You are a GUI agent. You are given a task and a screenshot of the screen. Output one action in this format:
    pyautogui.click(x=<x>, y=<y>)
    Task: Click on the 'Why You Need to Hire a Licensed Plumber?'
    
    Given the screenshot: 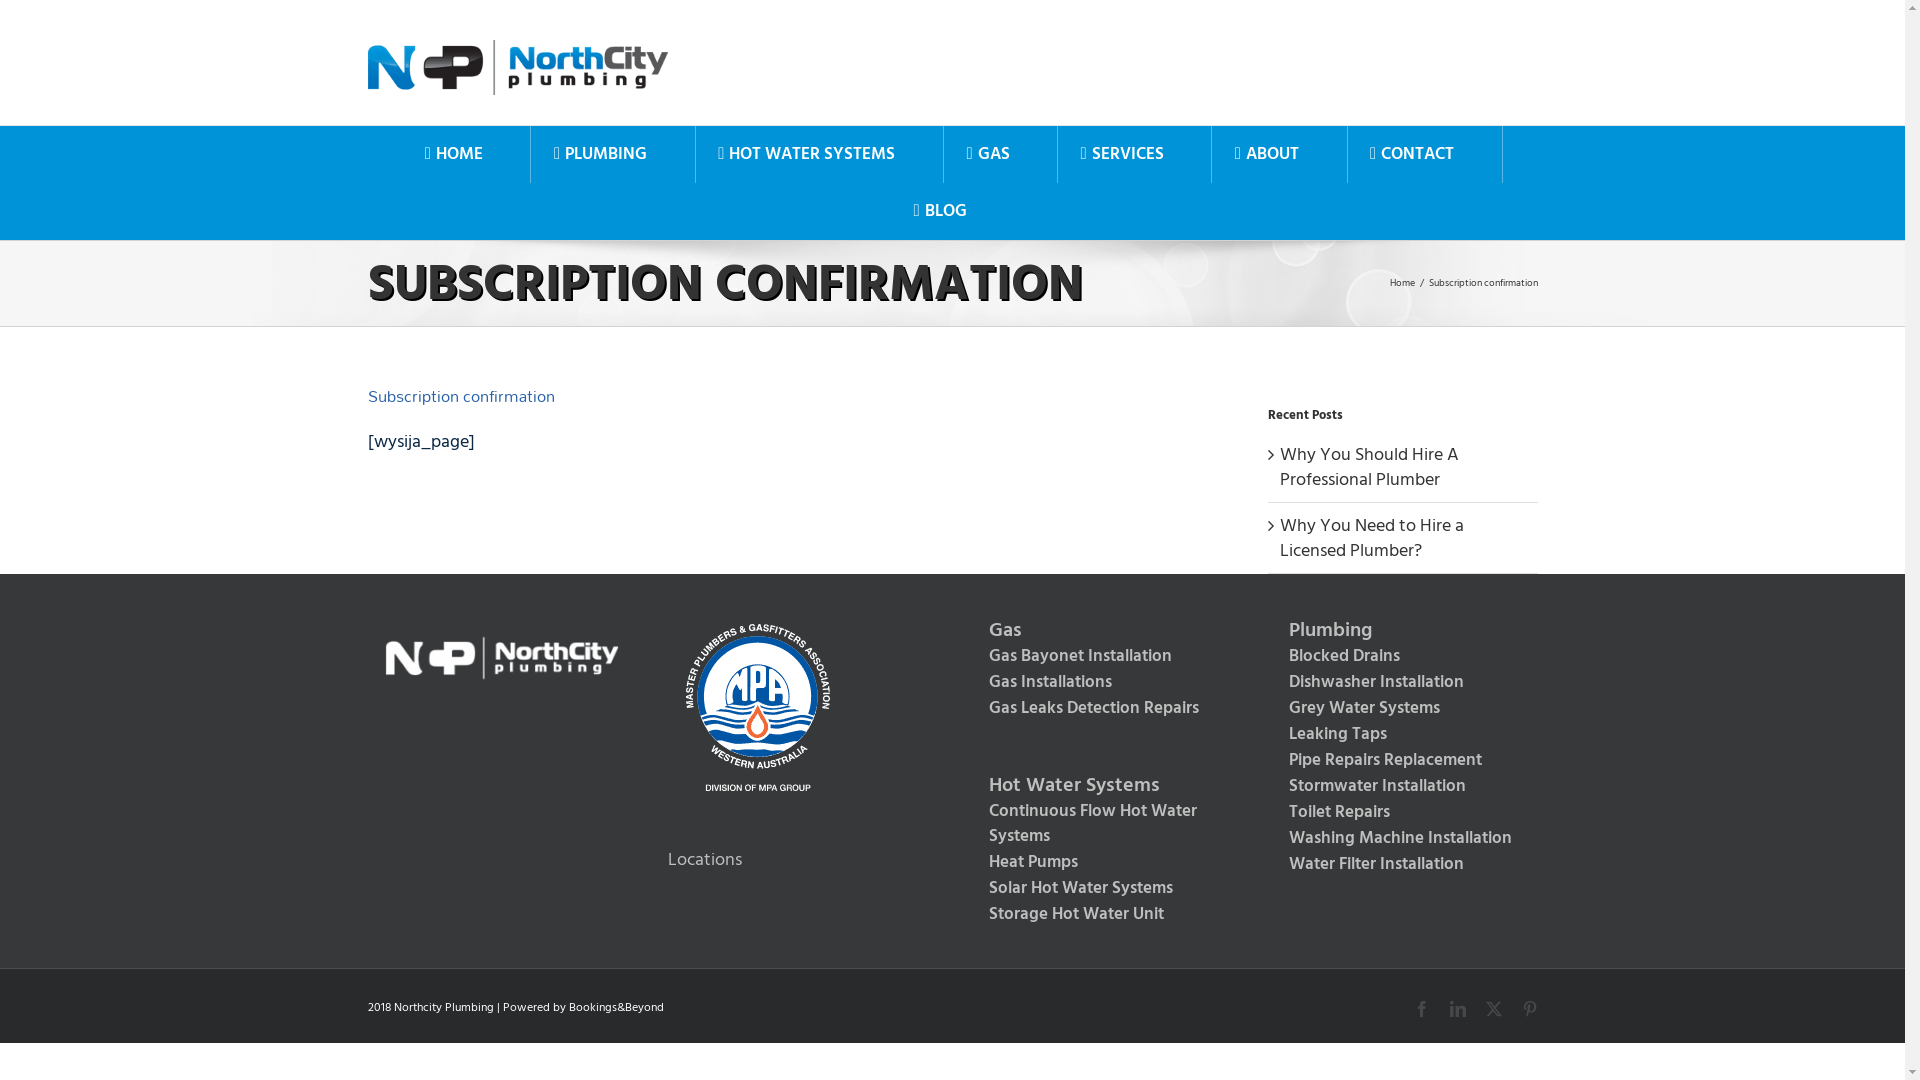 What is the action you would take?
    pyautogui.click(x=1371, y=536)
    